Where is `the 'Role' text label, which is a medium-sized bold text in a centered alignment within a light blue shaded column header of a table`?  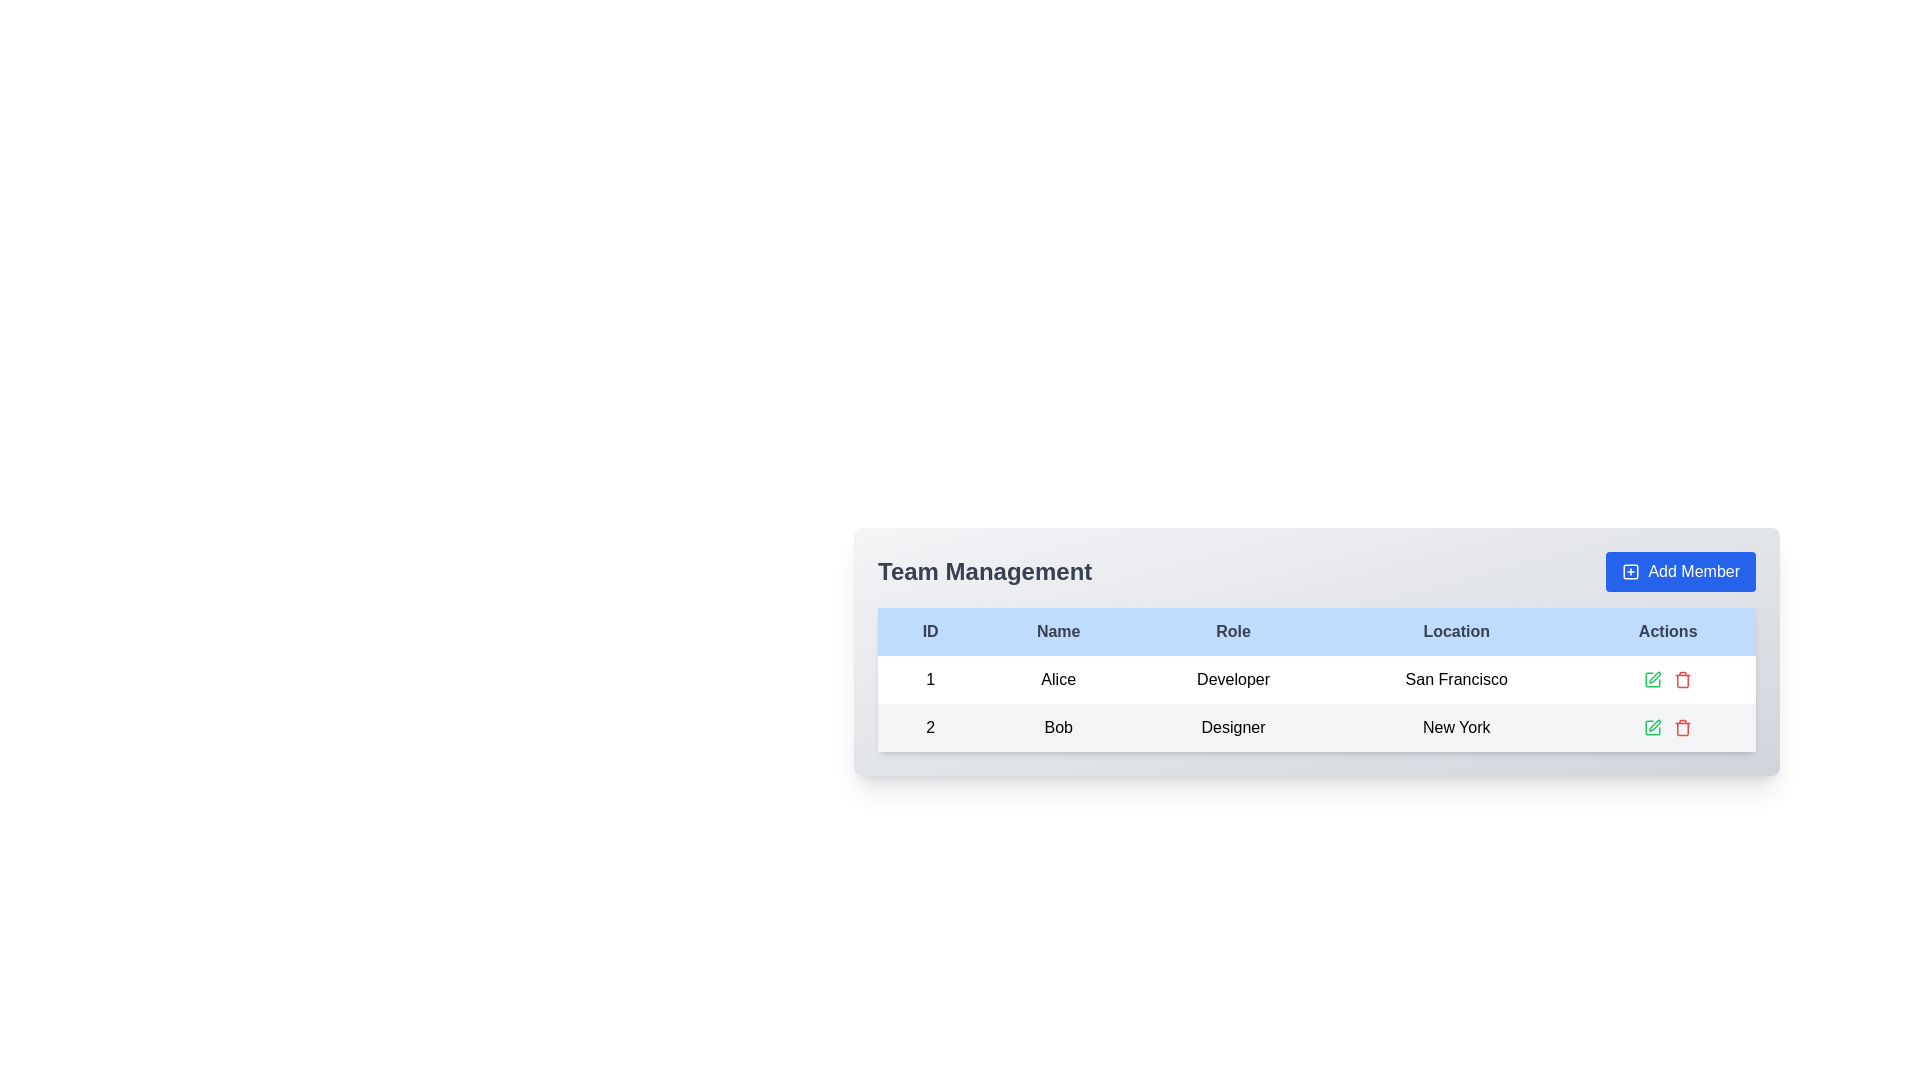 the 'Role' text label, which is a medium-sized bold text in a centered alignment within a light blue shaded column header of a table is located at coordinates (1232, 632).